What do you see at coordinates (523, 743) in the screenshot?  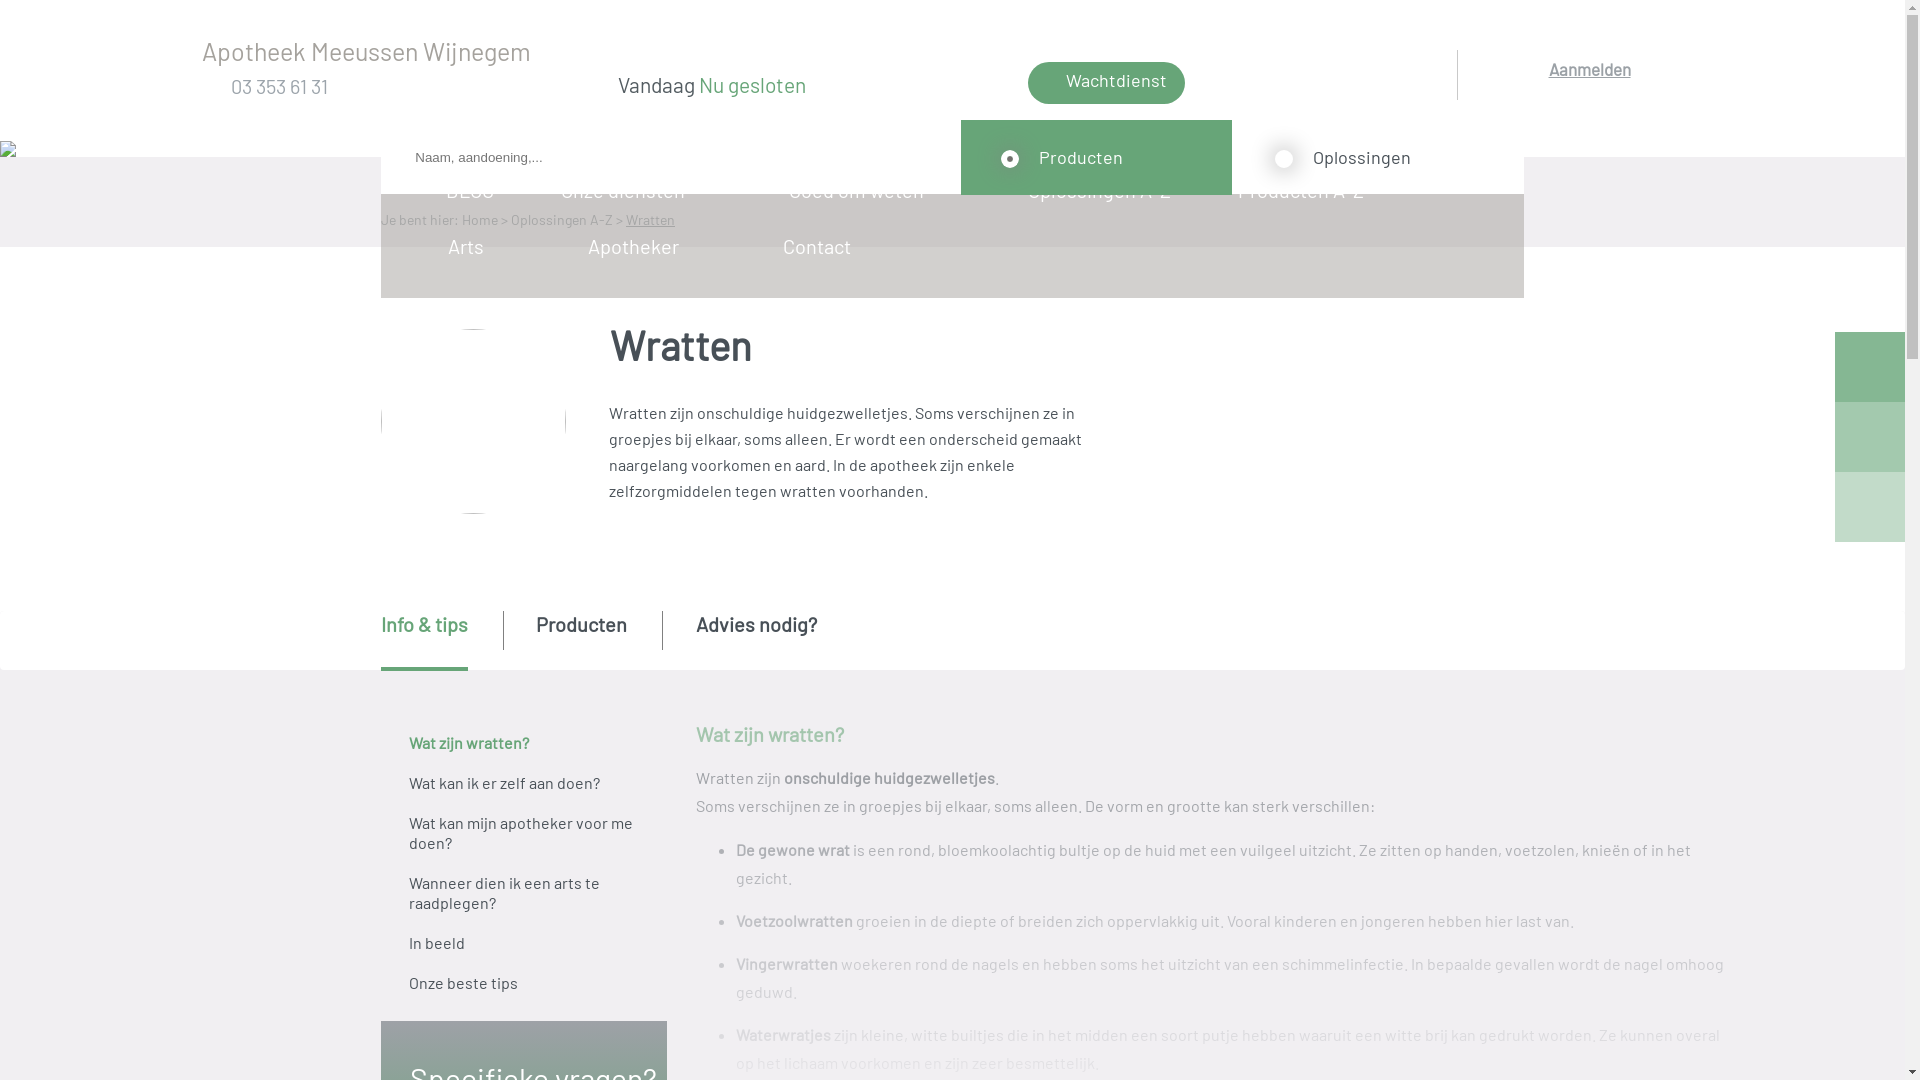 I see `'Wat zijn wratten?'` at bounding box center [523, 743].